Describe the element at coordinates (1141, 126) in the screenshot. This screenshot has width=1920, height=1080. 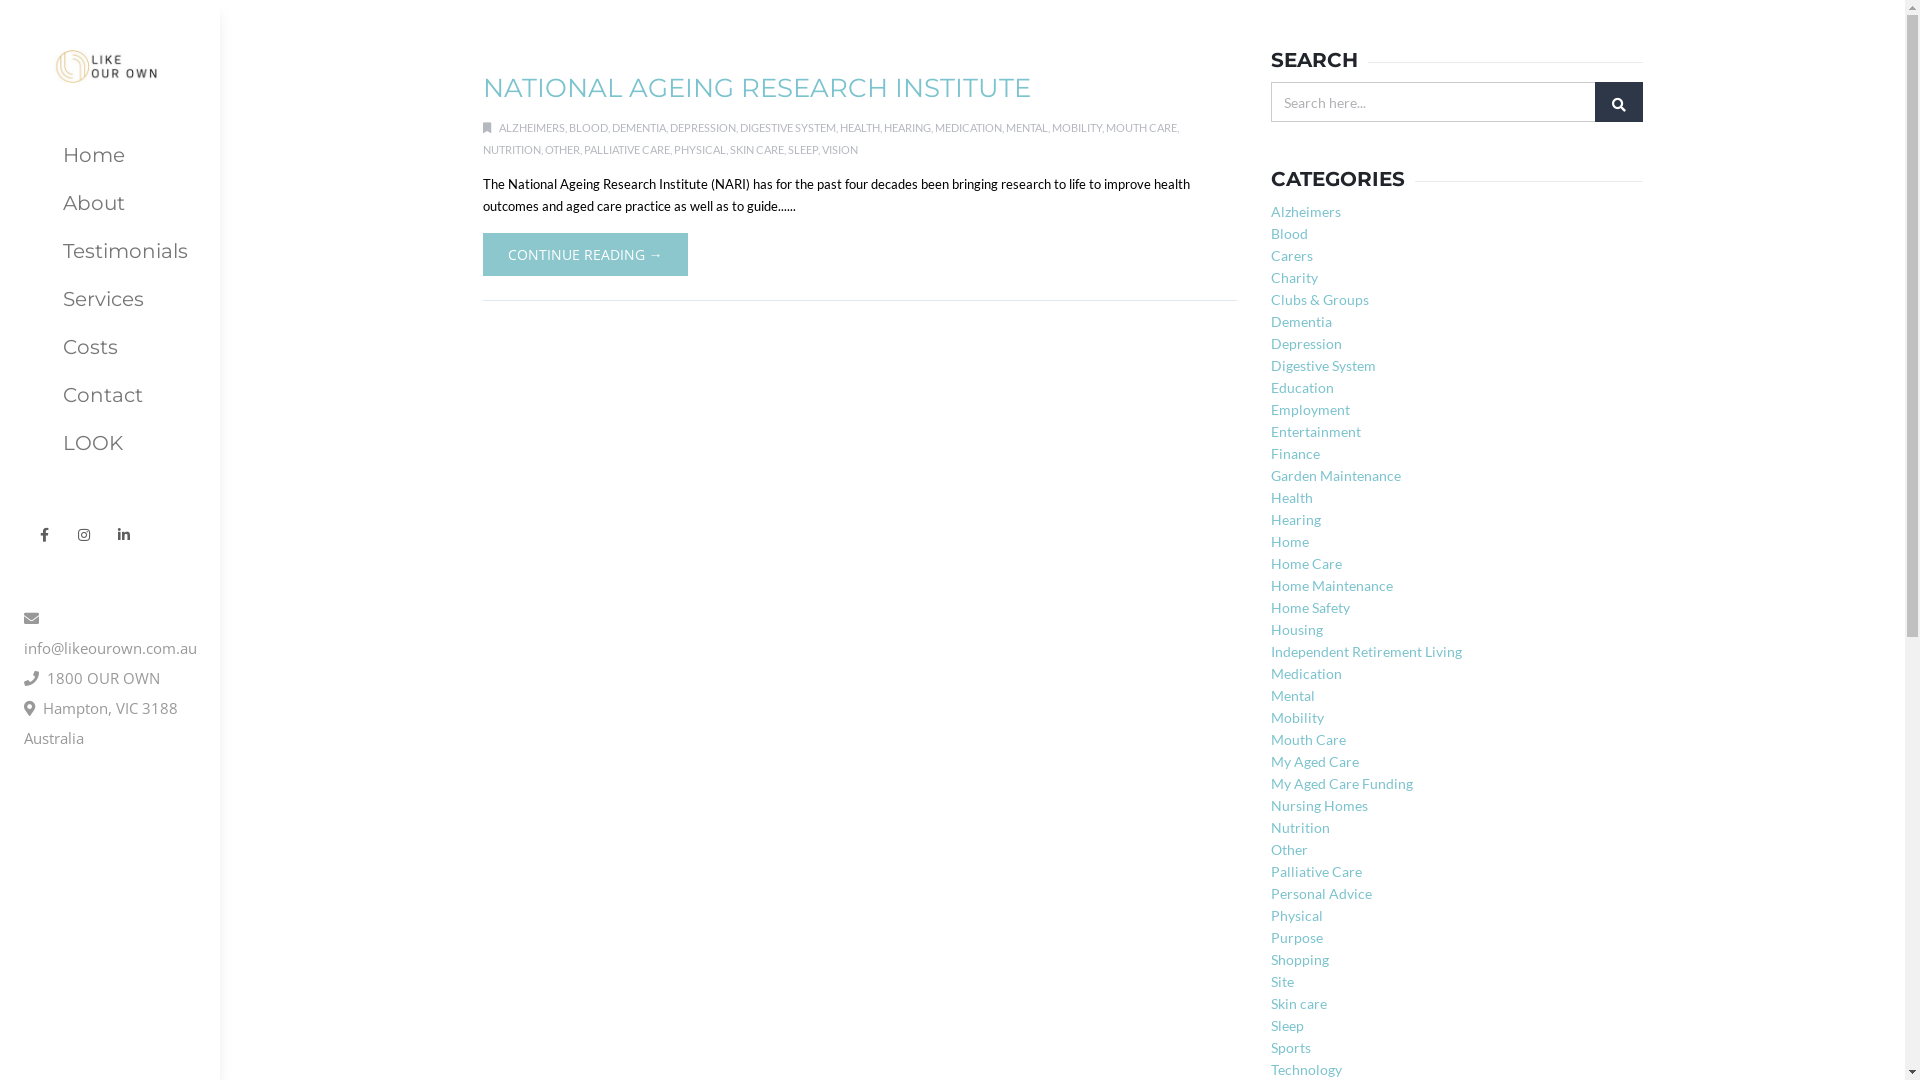
I see `'MOUTH CARE'` at that location.